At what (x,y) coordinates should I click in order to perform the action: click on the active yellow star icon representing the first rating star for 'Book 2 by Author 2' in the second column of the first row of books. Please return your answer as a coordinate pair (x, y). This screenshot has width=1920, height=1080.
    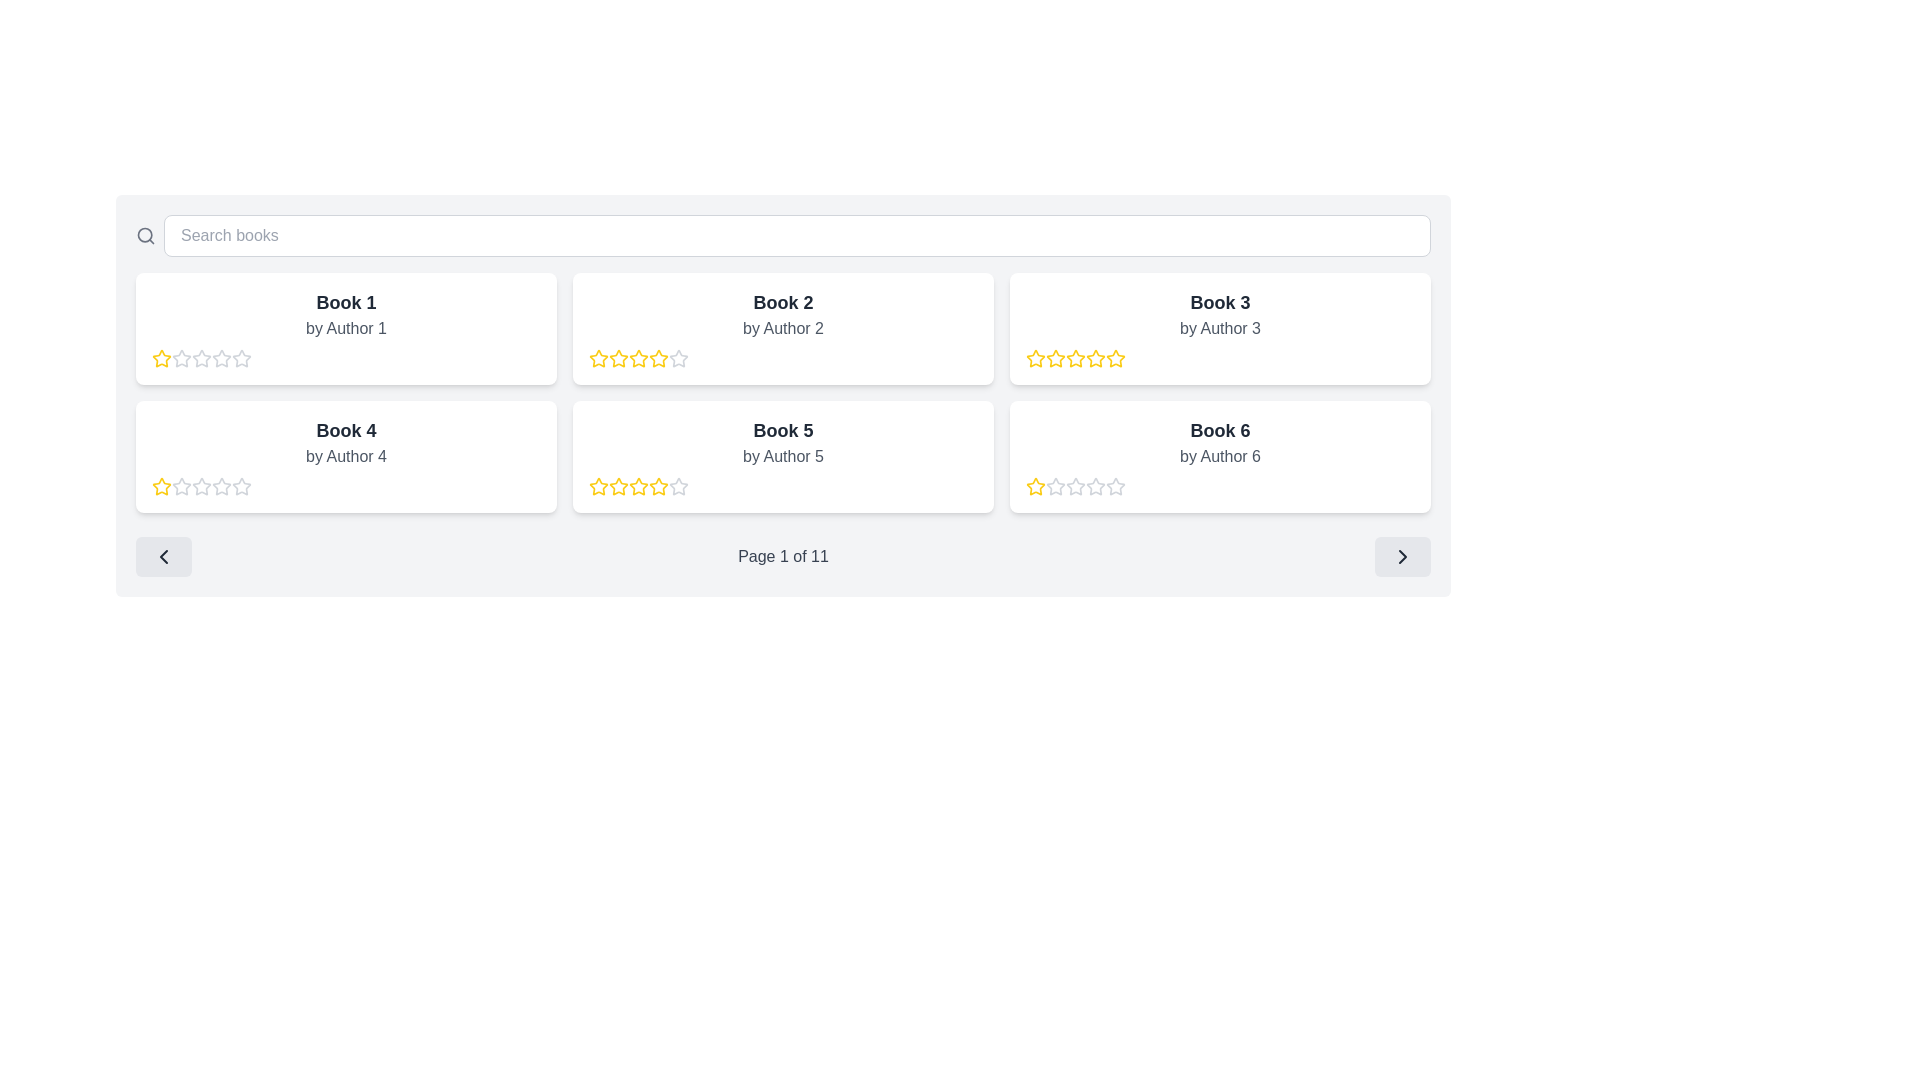
    Looking at the image, I should click on (598, 357).